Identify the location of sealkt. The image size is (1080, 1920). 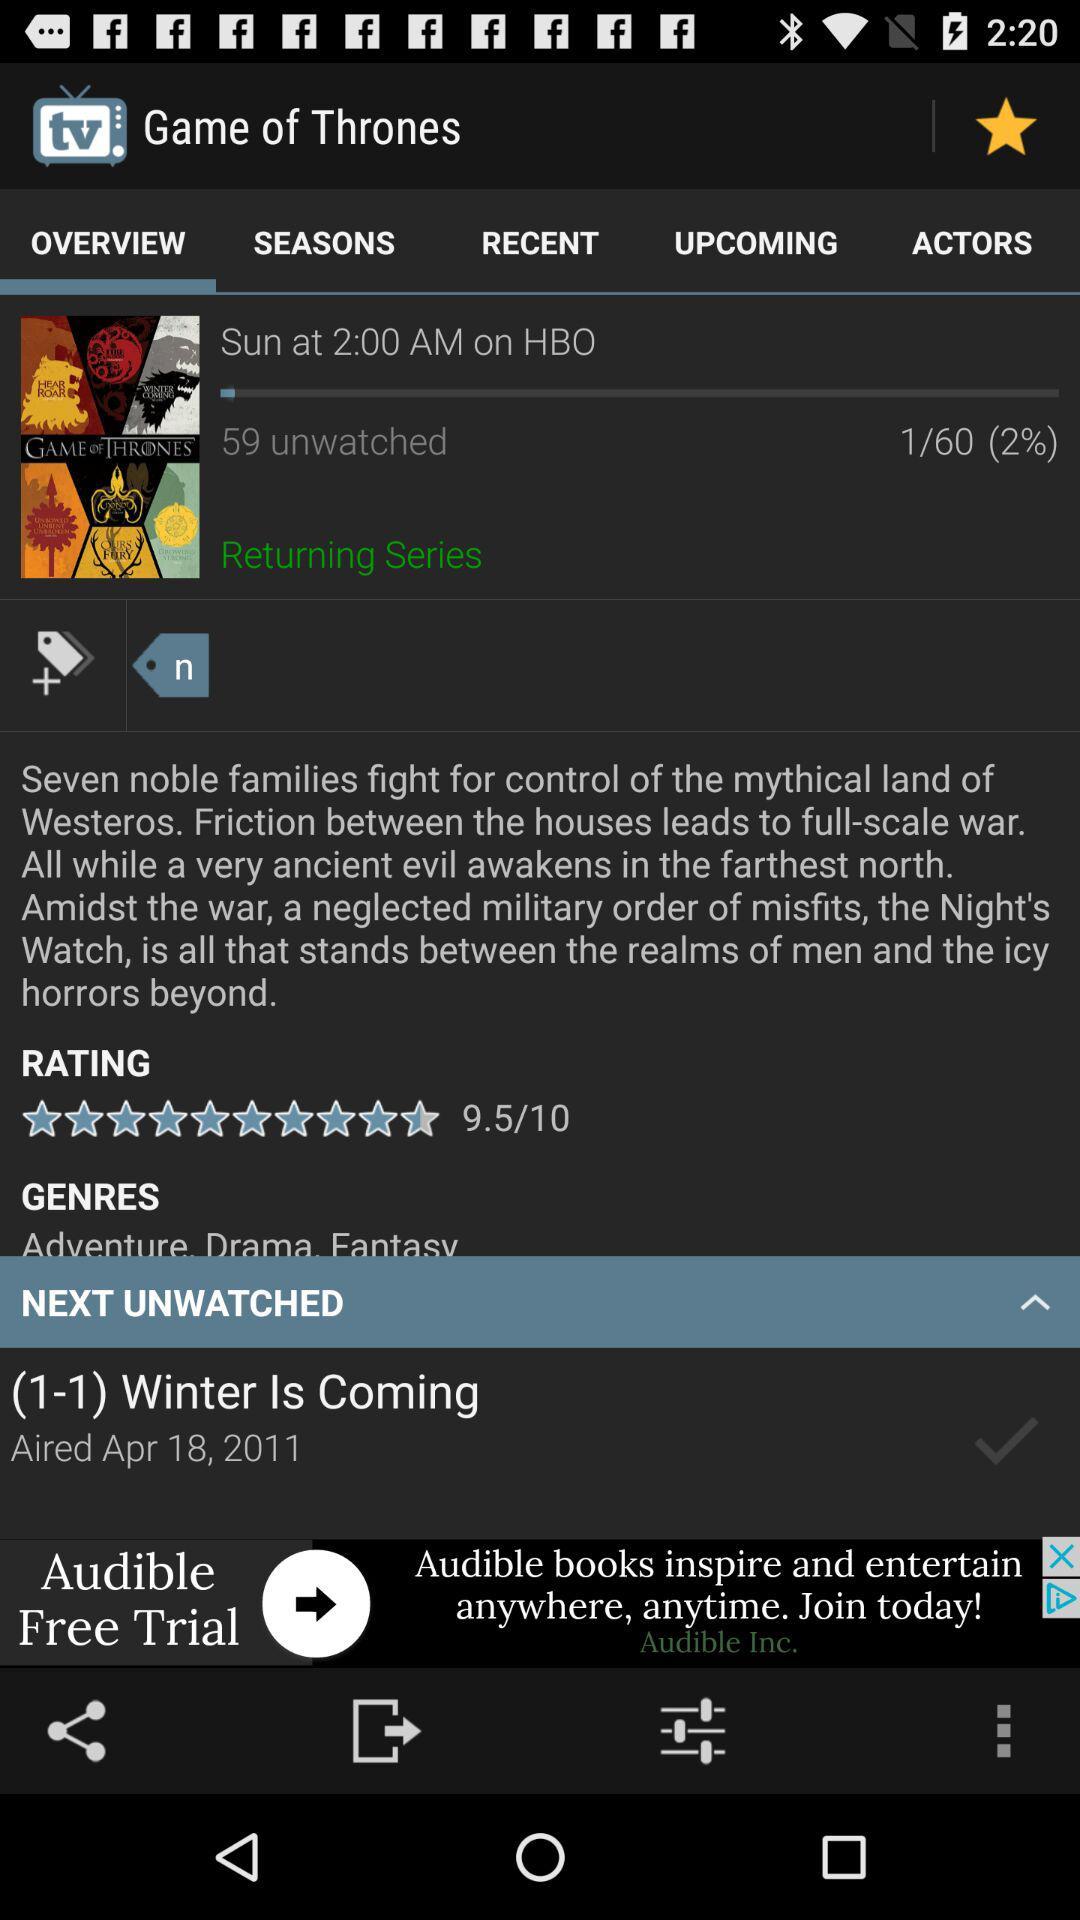
(1006, 1442).